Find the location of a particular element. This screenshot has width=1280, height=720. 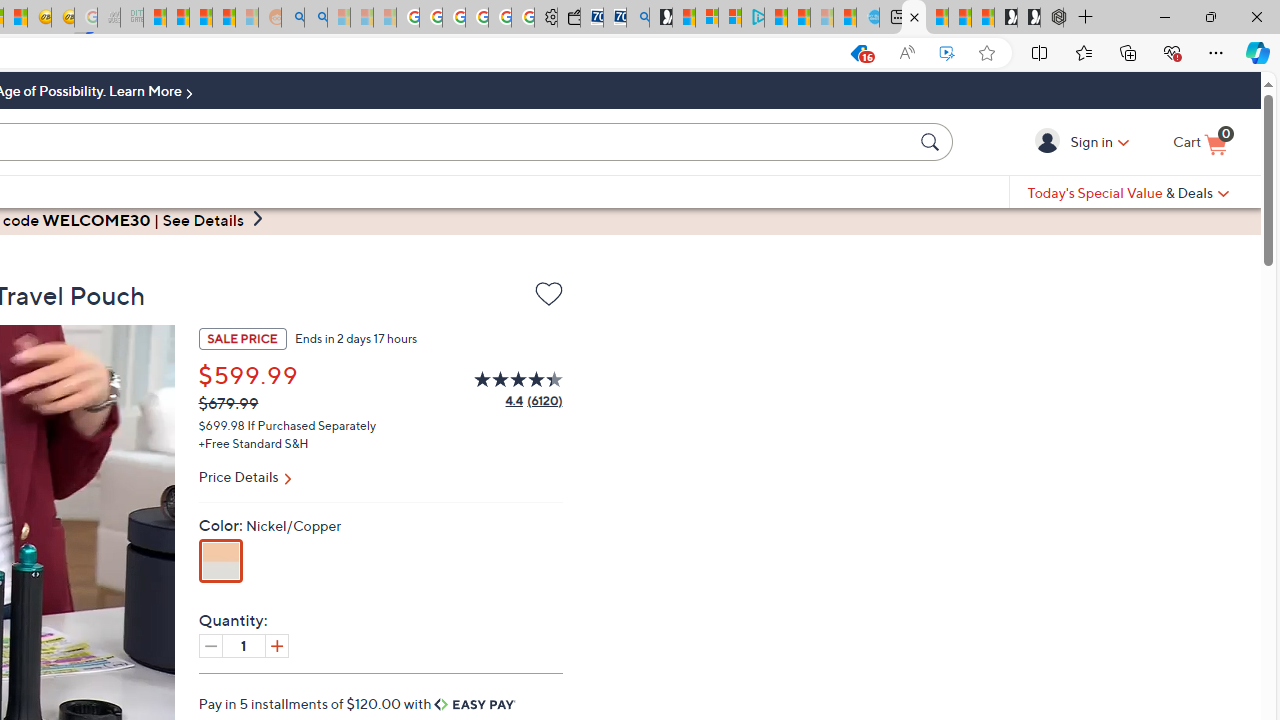

'Wallet' is located at coordinates (567, 17).